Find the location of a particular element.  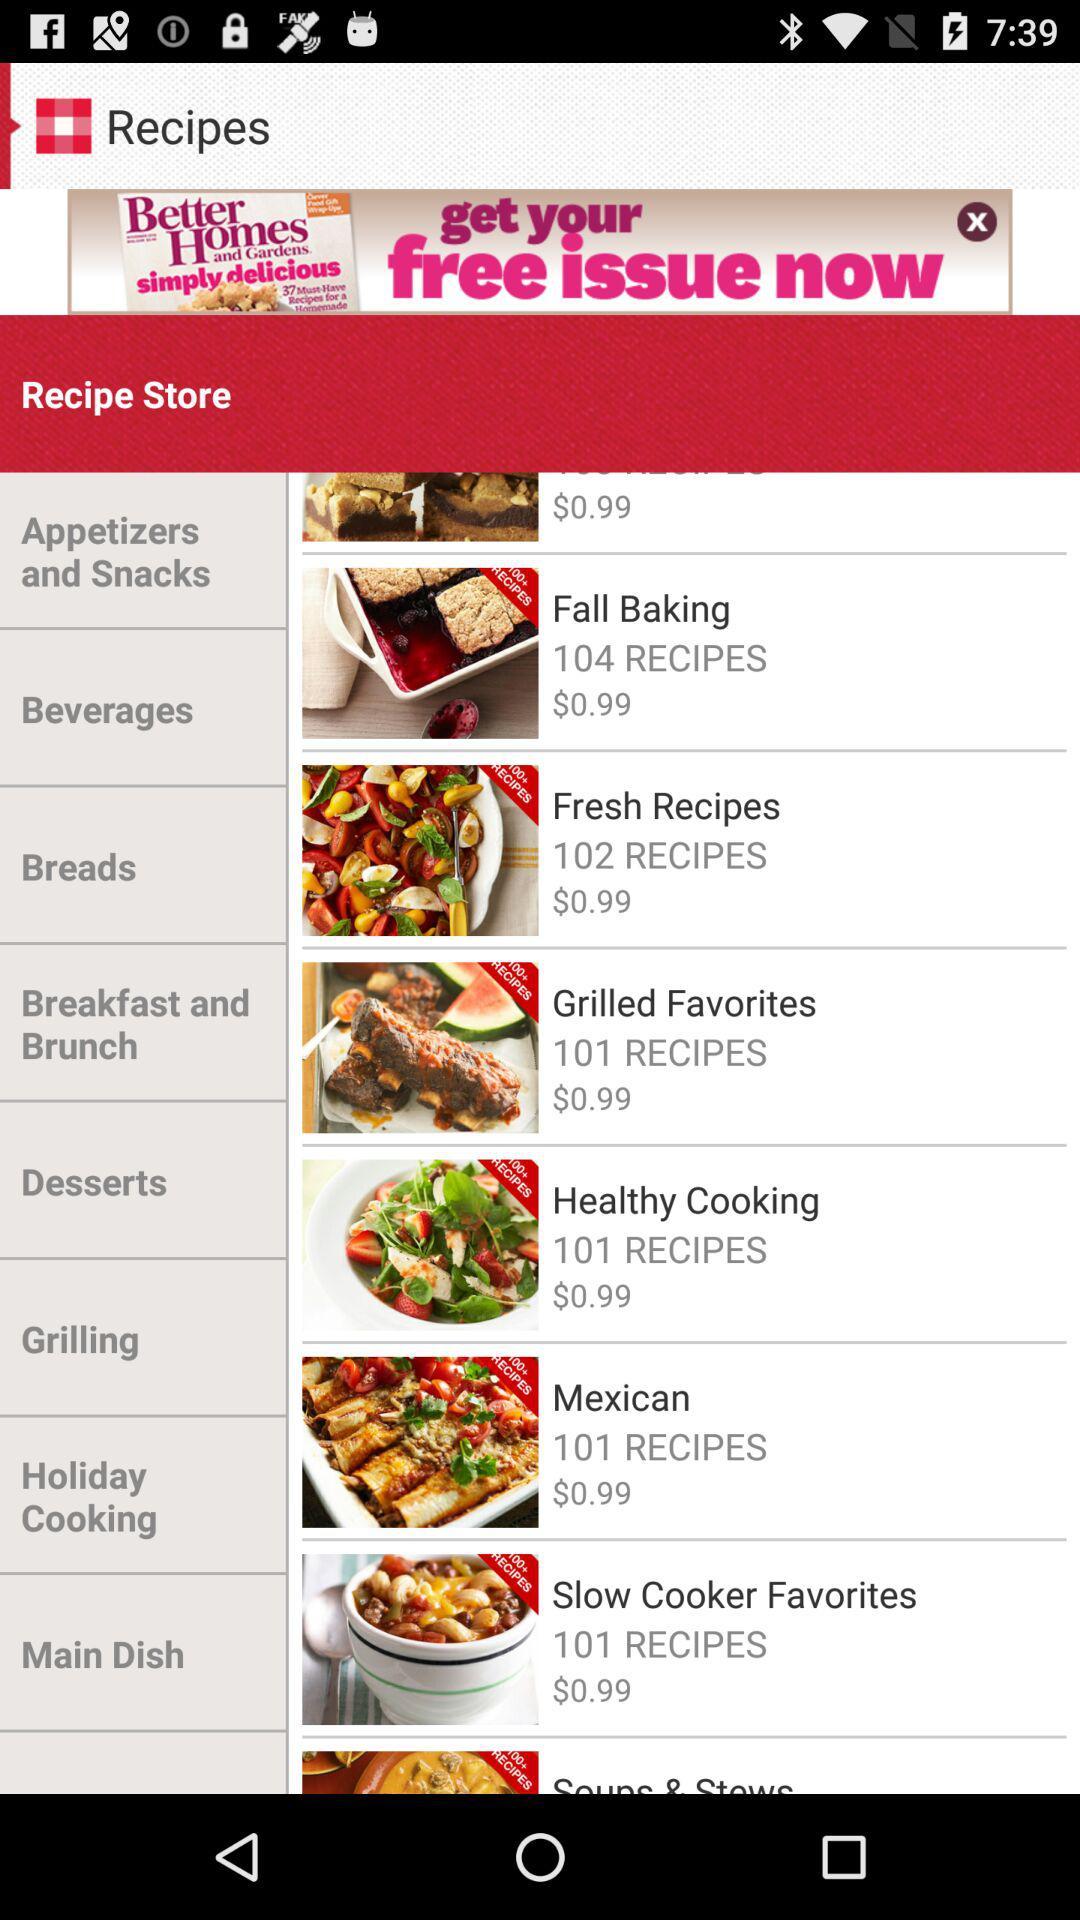

the main dish is located at coordinates (102, 1653).